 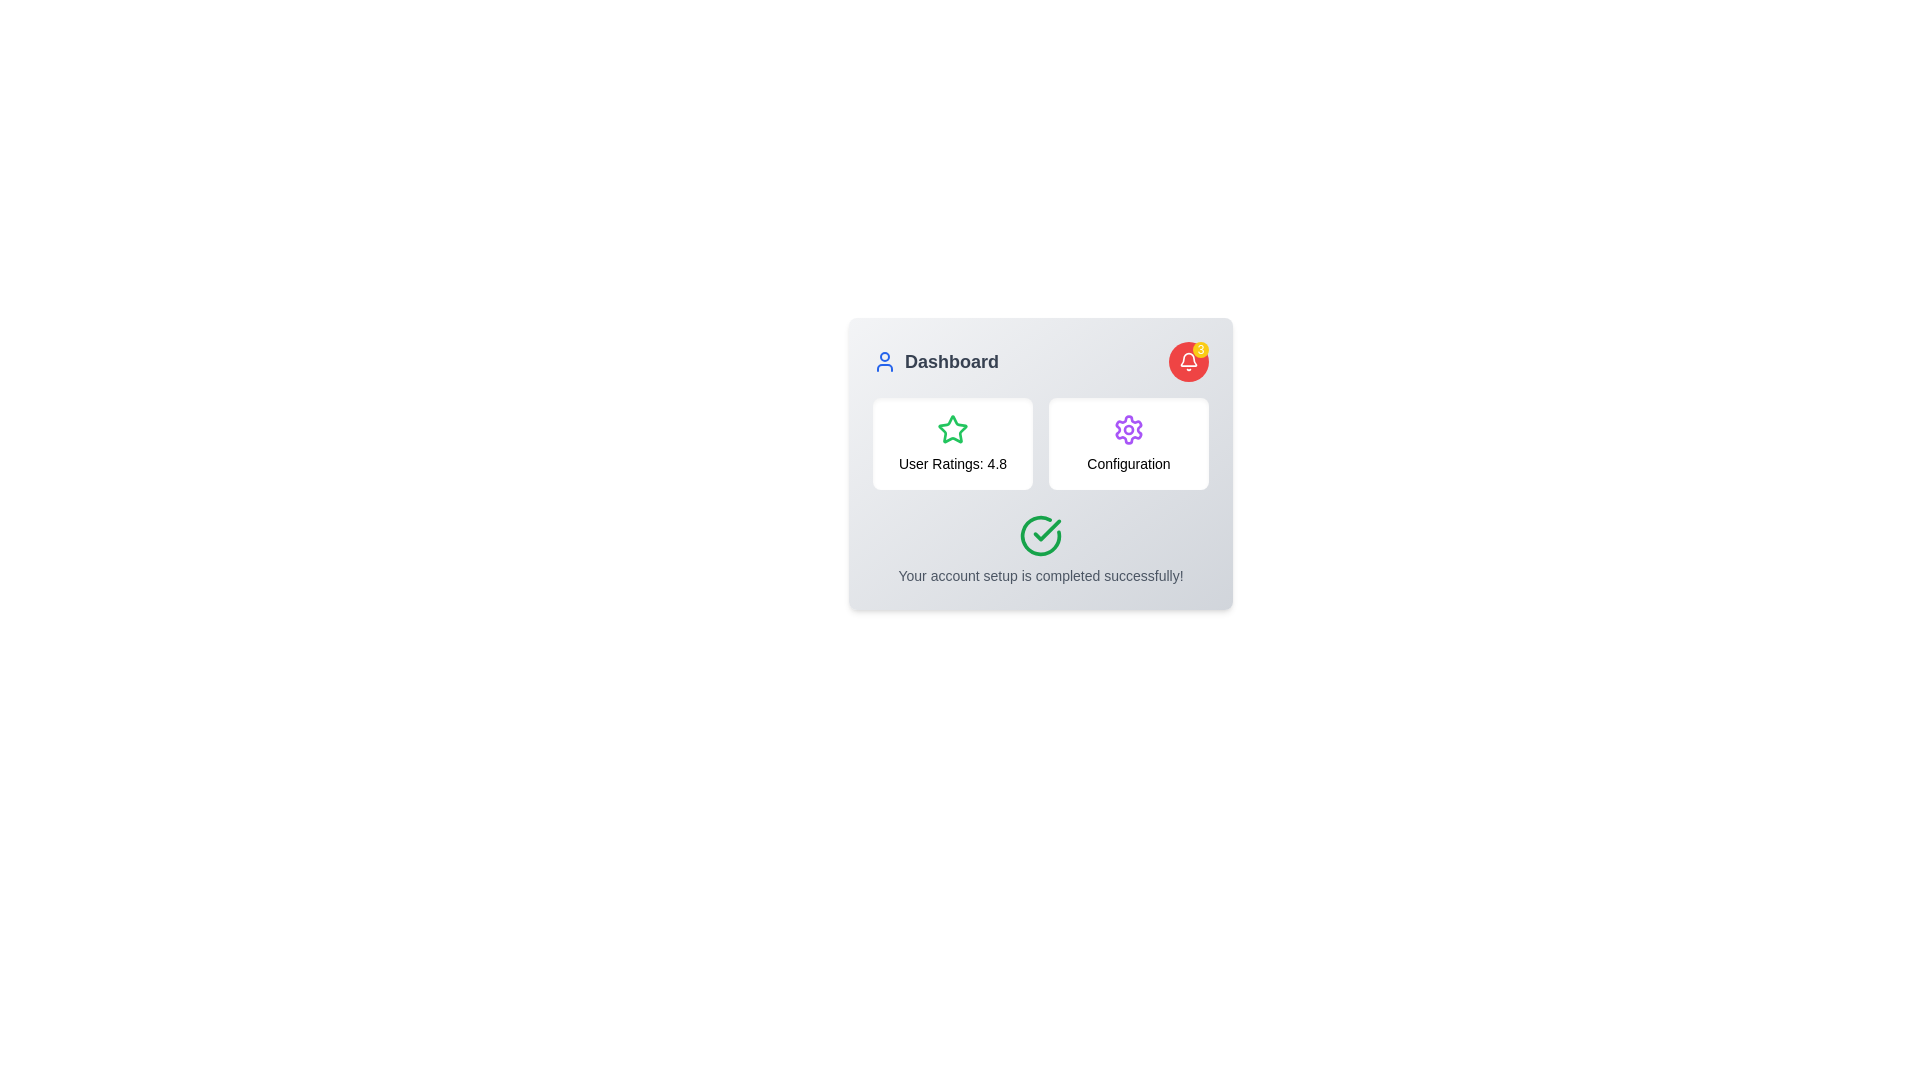 I want to click on the visual state of the green outlined star icon located in the top-left corner of the card containing 'User Ratings: 4.8', so click(x=952, y=428).